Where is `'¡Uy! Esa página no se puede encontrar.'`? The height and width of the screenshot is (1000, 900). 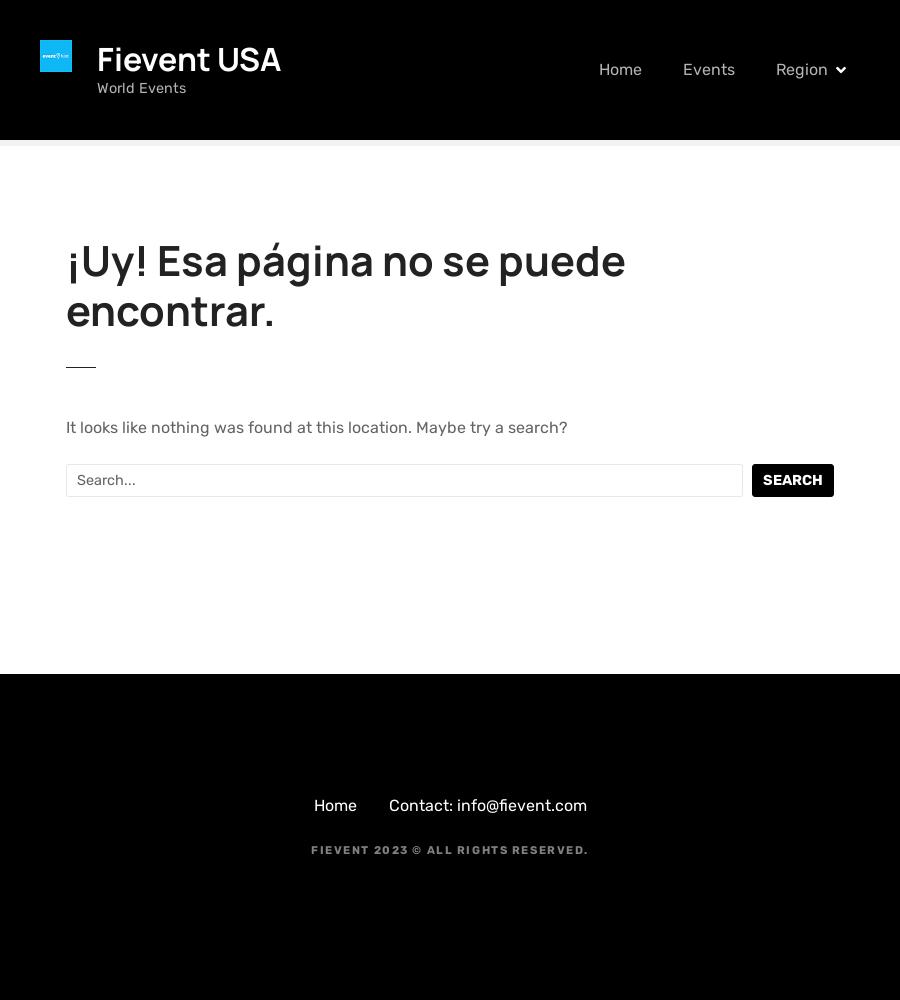 '¡Uy! Esa página no se puede encontrar.' is located at coordinates (345, 284).